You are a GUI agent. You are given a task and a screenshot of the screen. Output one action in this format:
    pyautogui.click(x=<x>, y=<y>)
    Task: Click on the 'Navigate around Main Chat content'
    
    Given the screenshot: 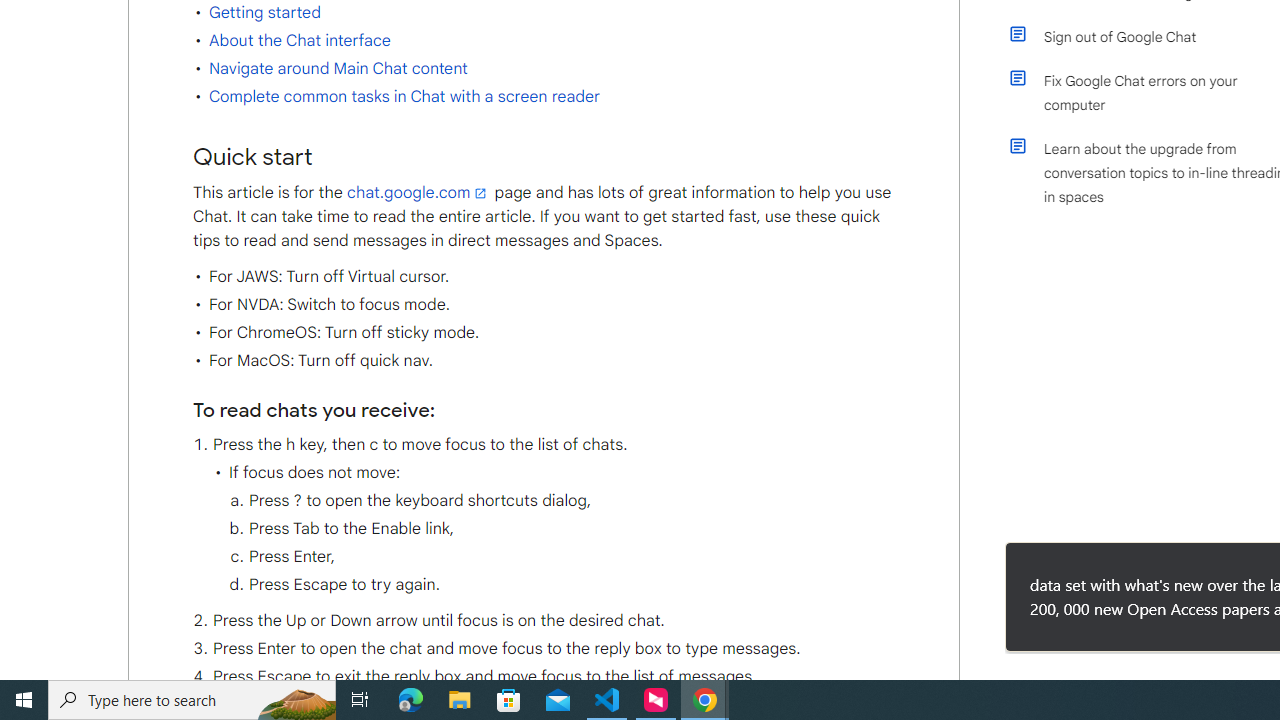 What is the action you would take?
    pyautogui.click(x=338, y=68)
    